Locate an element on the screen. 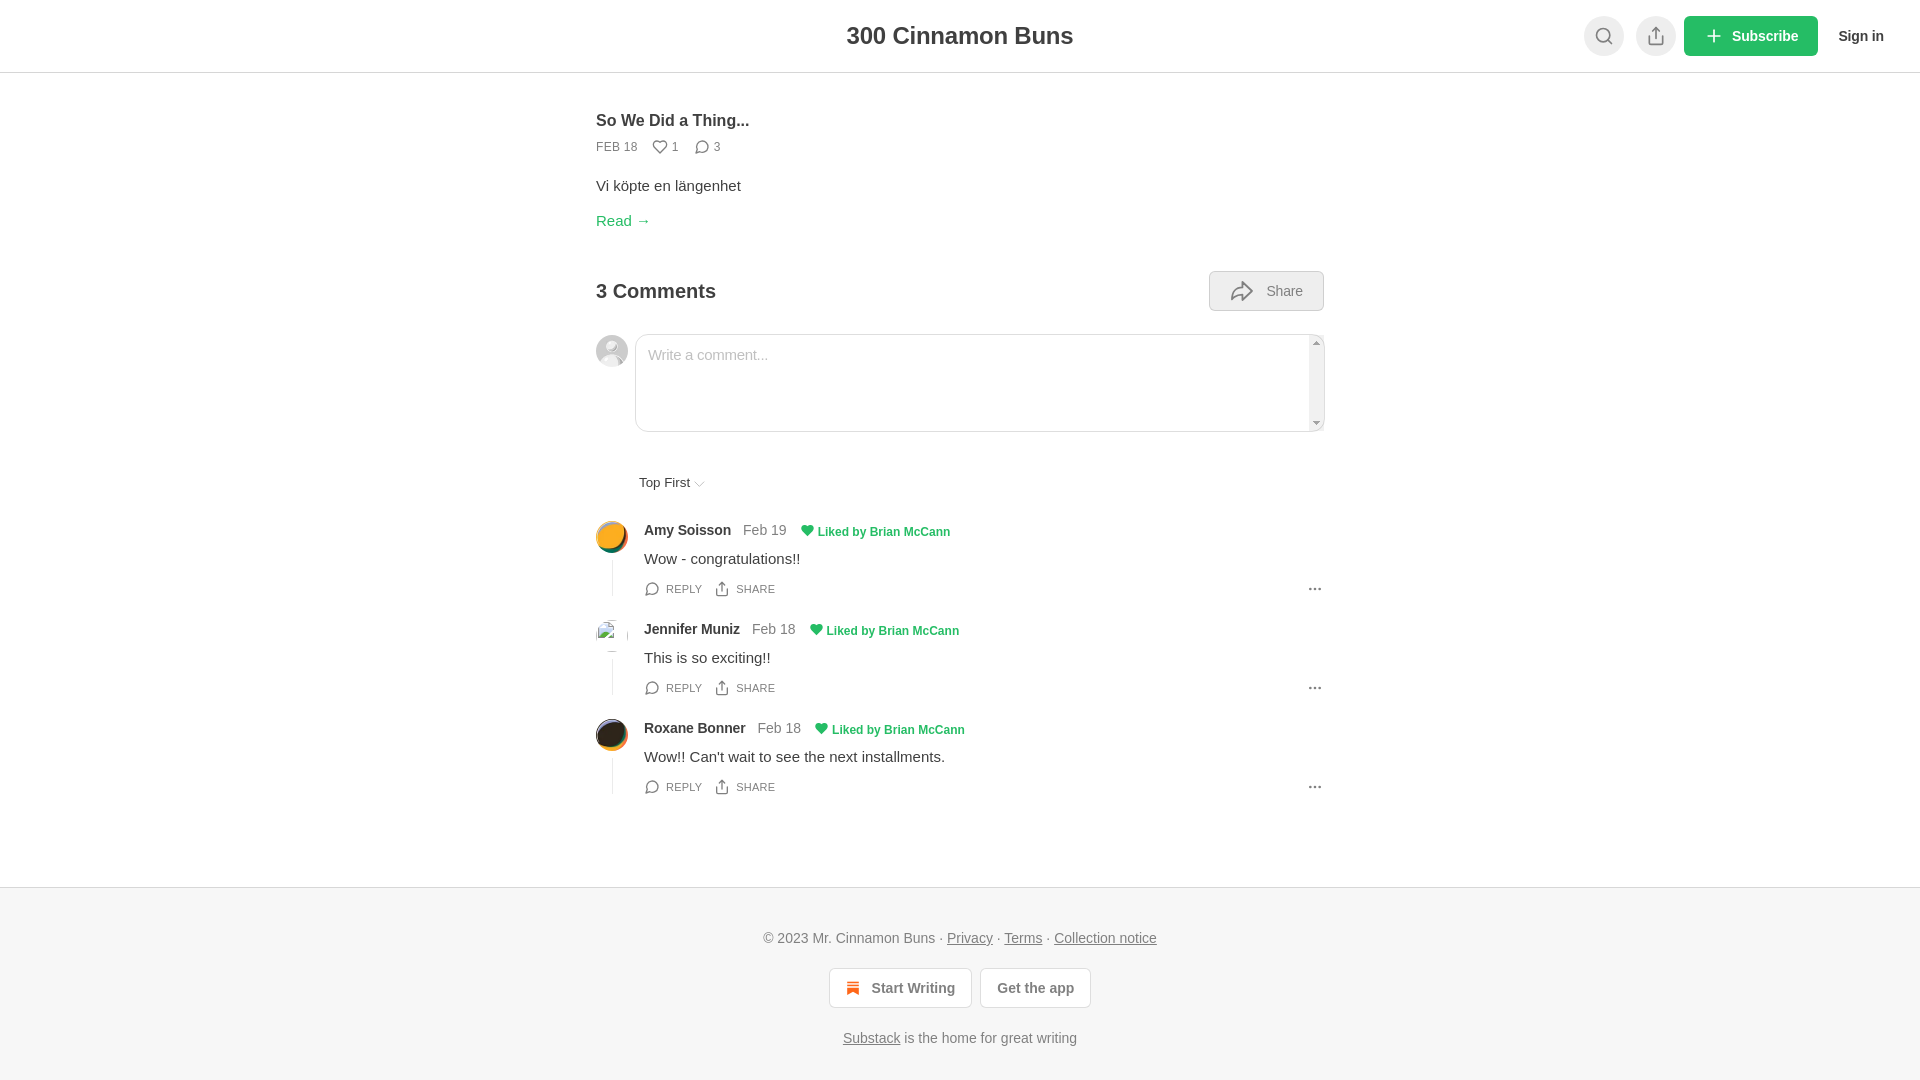  'Top First' is located at coordinates (672, 482).